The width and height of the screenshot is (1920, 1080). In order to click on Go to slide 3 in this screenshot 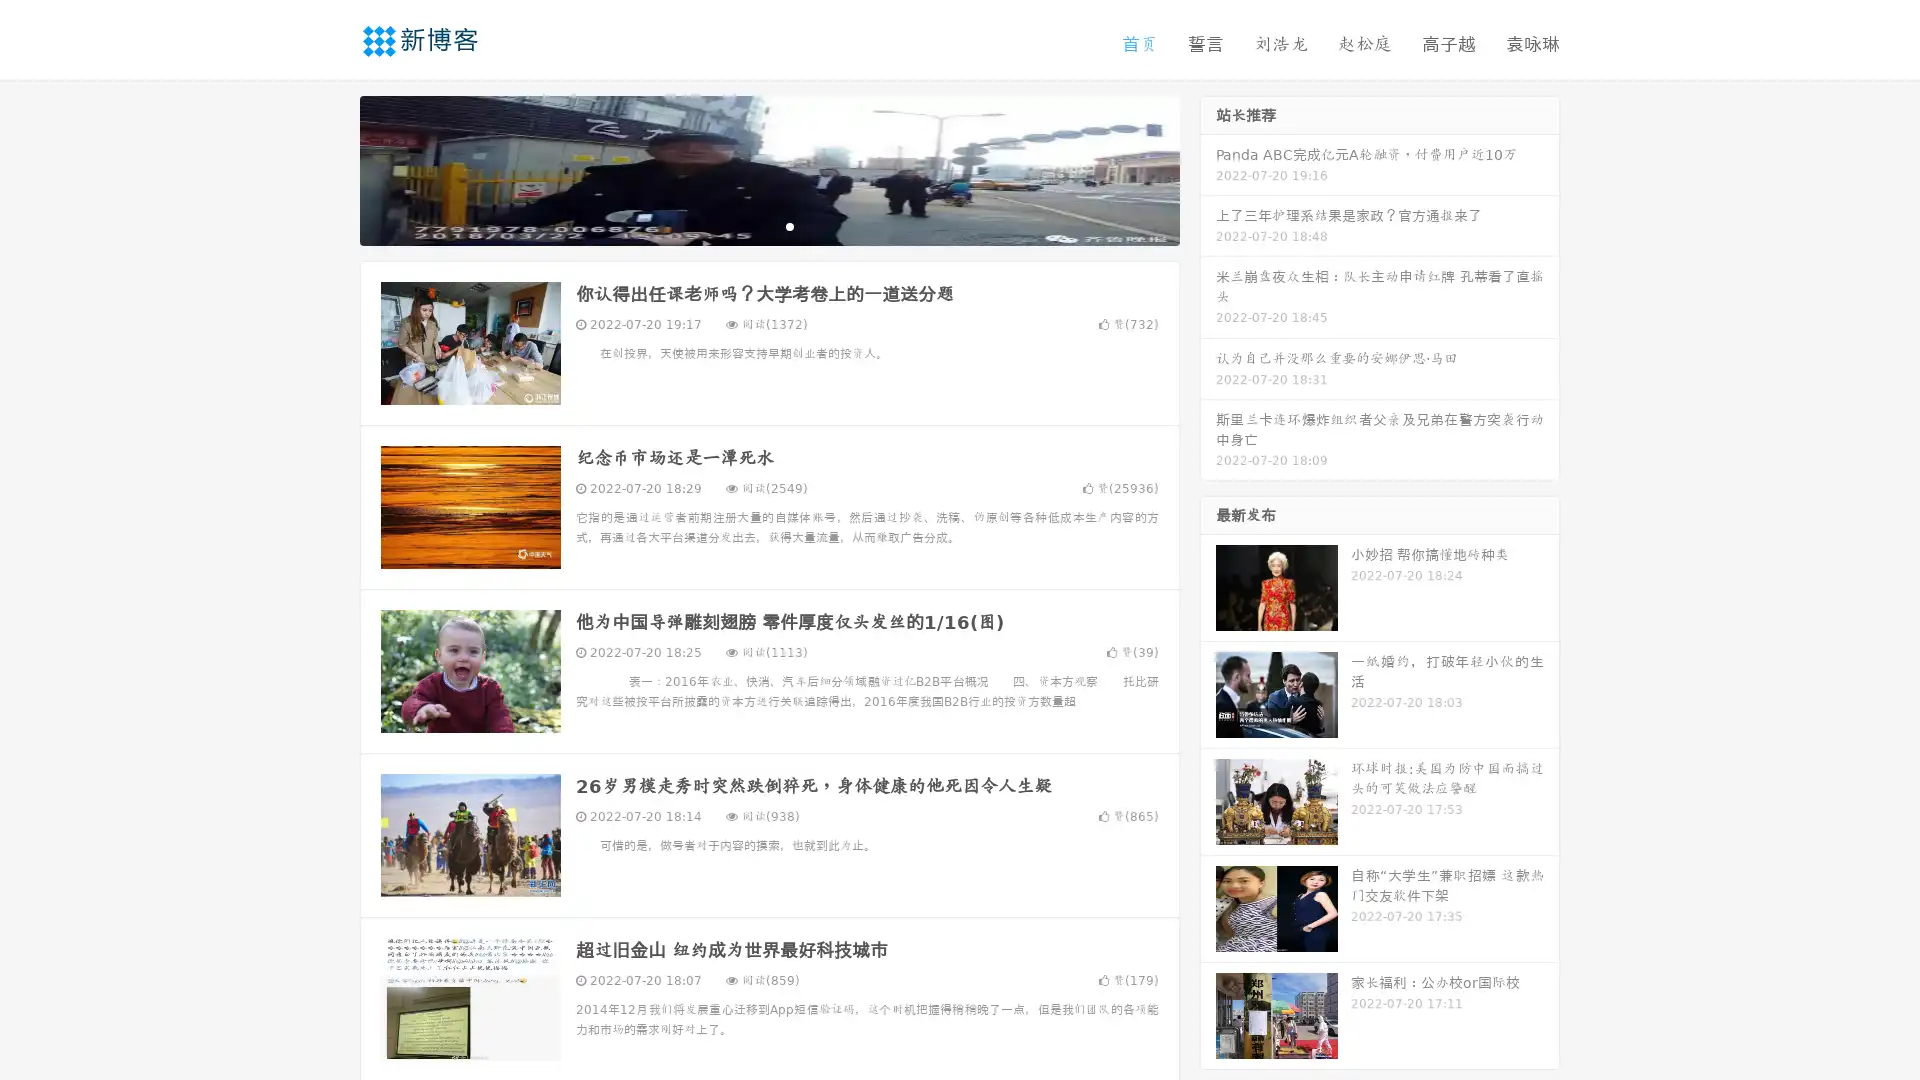, I will do `click(789, 225)`.